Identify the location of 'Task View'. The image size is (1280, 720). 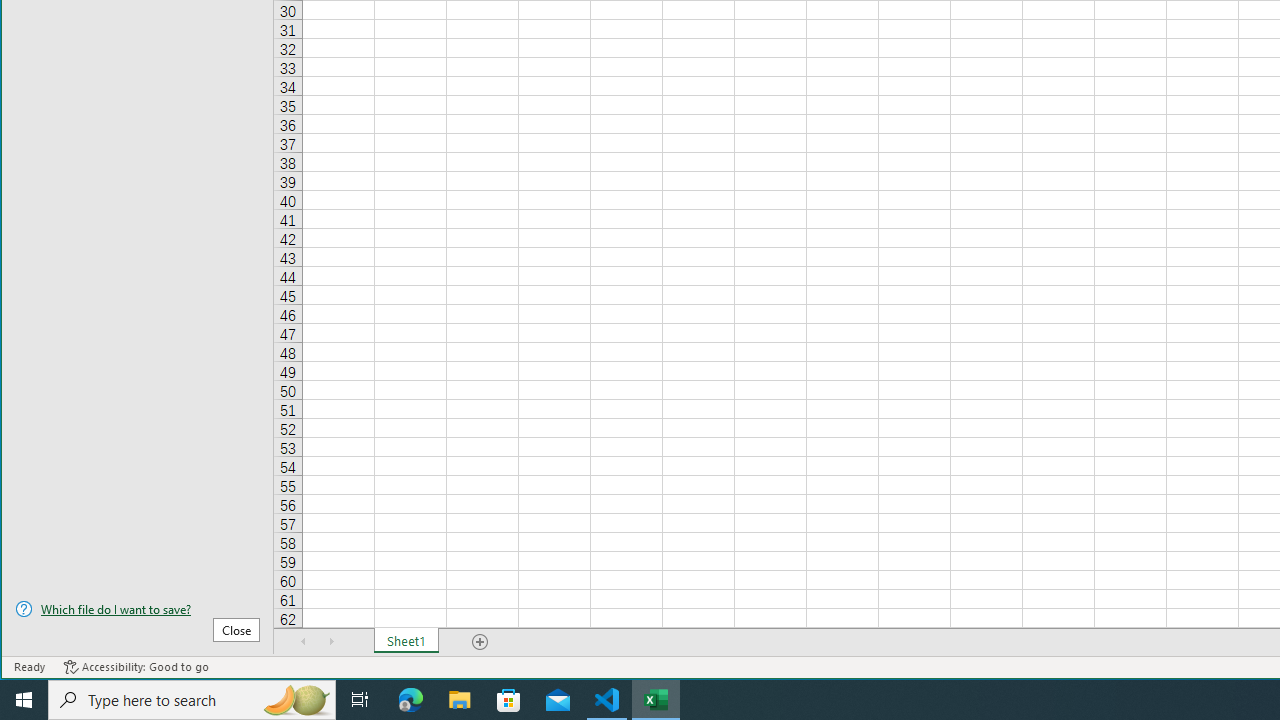
(359, 698).